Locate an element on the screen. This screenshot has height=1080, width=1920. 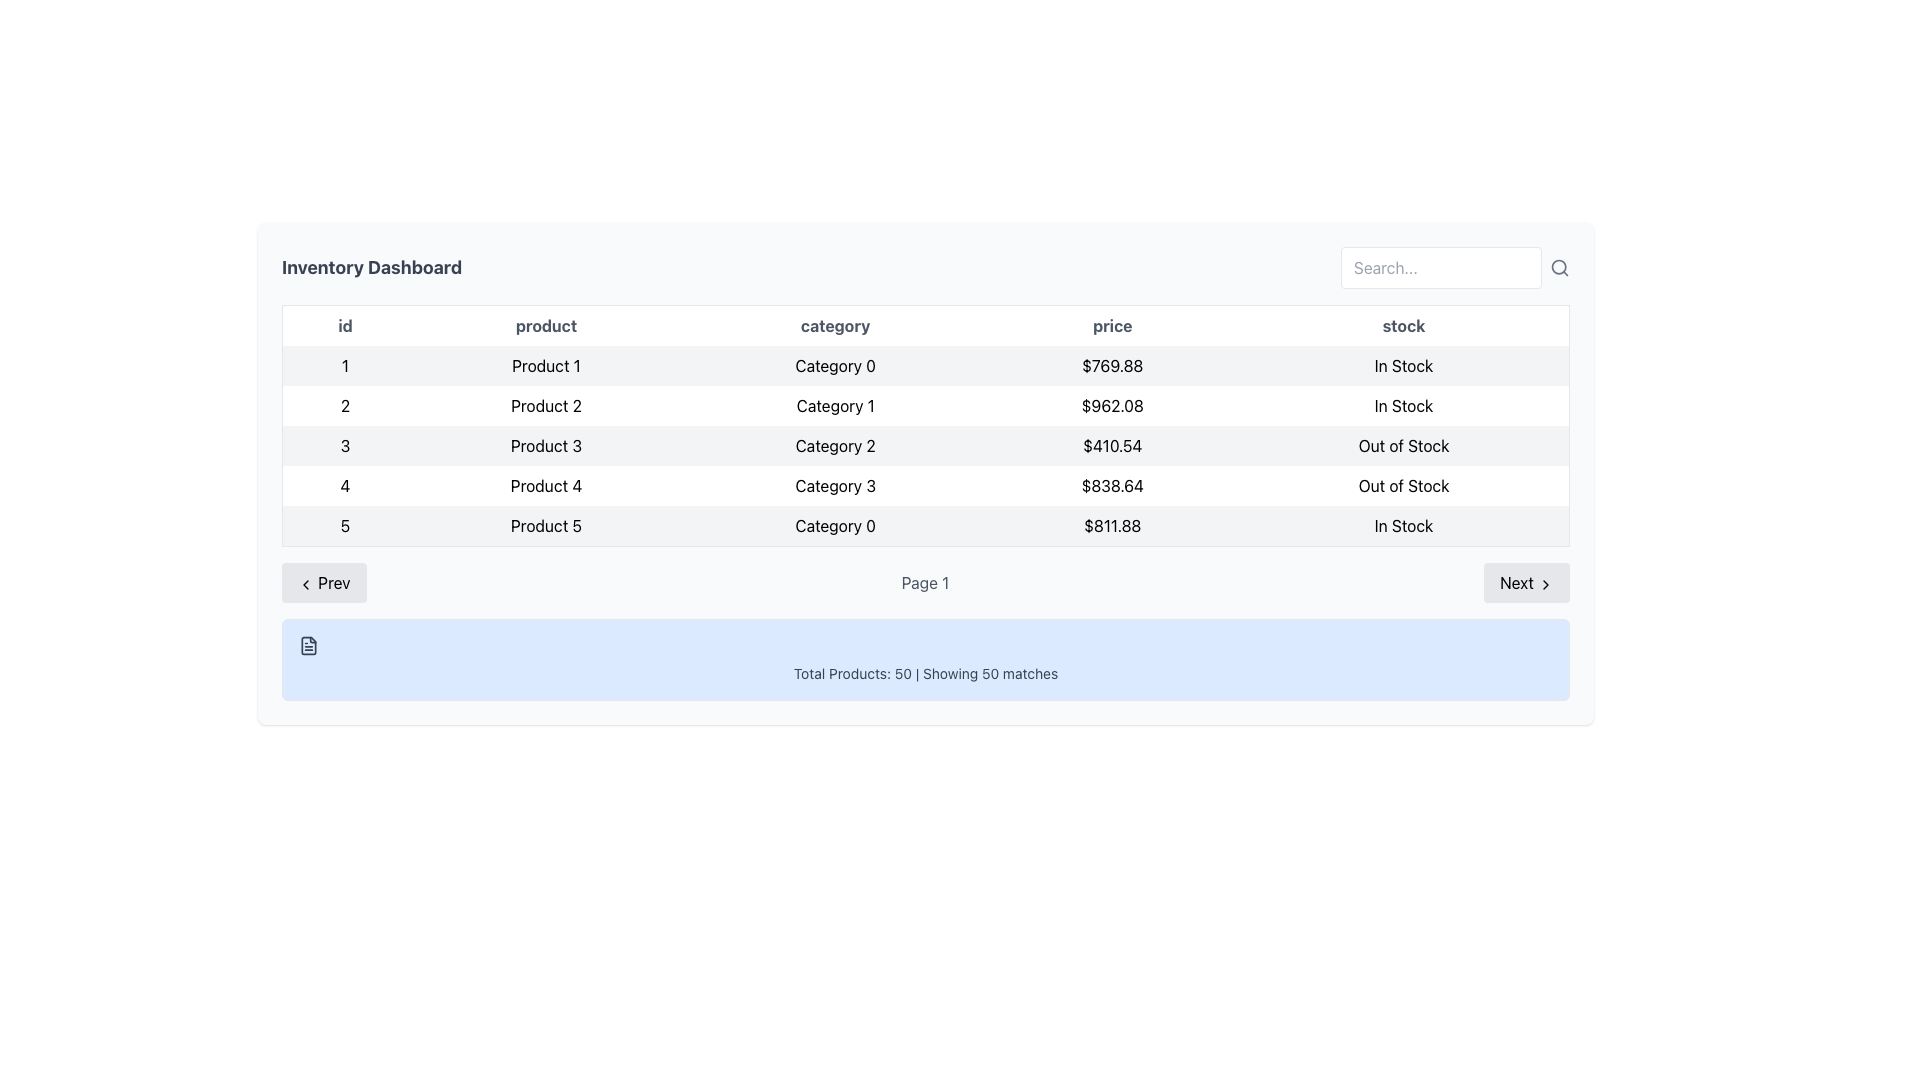
text value displayed in the Label showing the price '$811.88', which is bold black text located in the price column of the table under the fifth product entry is located at coordinates (1111, 525).